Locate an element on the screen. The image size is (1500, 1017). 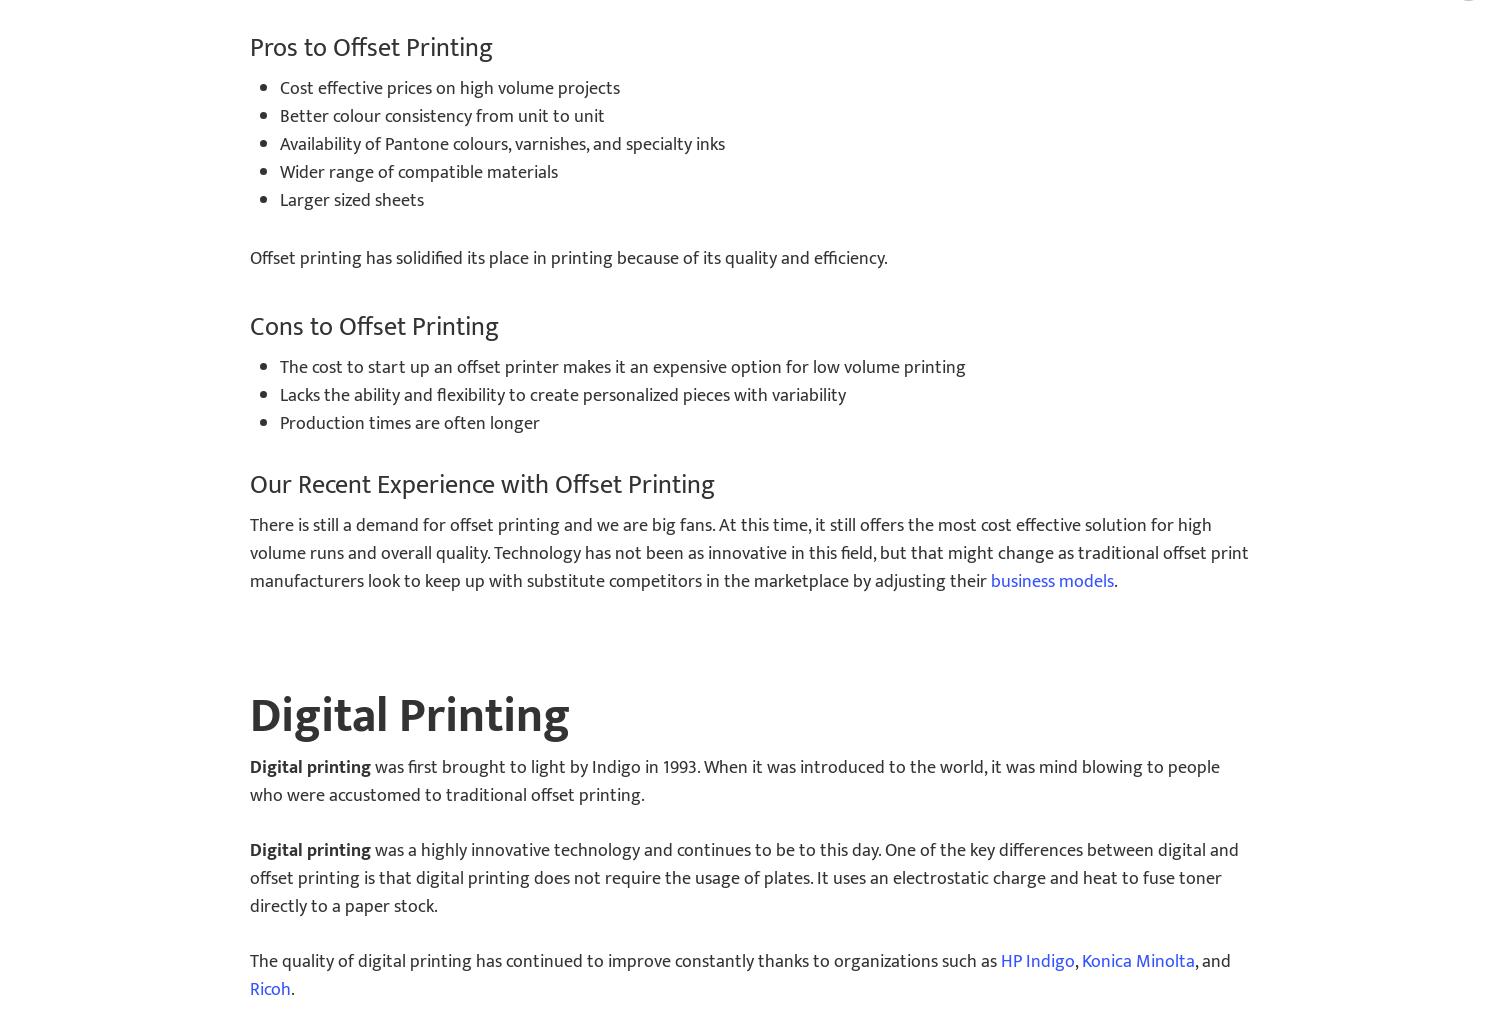
'Availability of Pantone colours, varnishes, and specialty inks' is located at coordinates (502, 144).